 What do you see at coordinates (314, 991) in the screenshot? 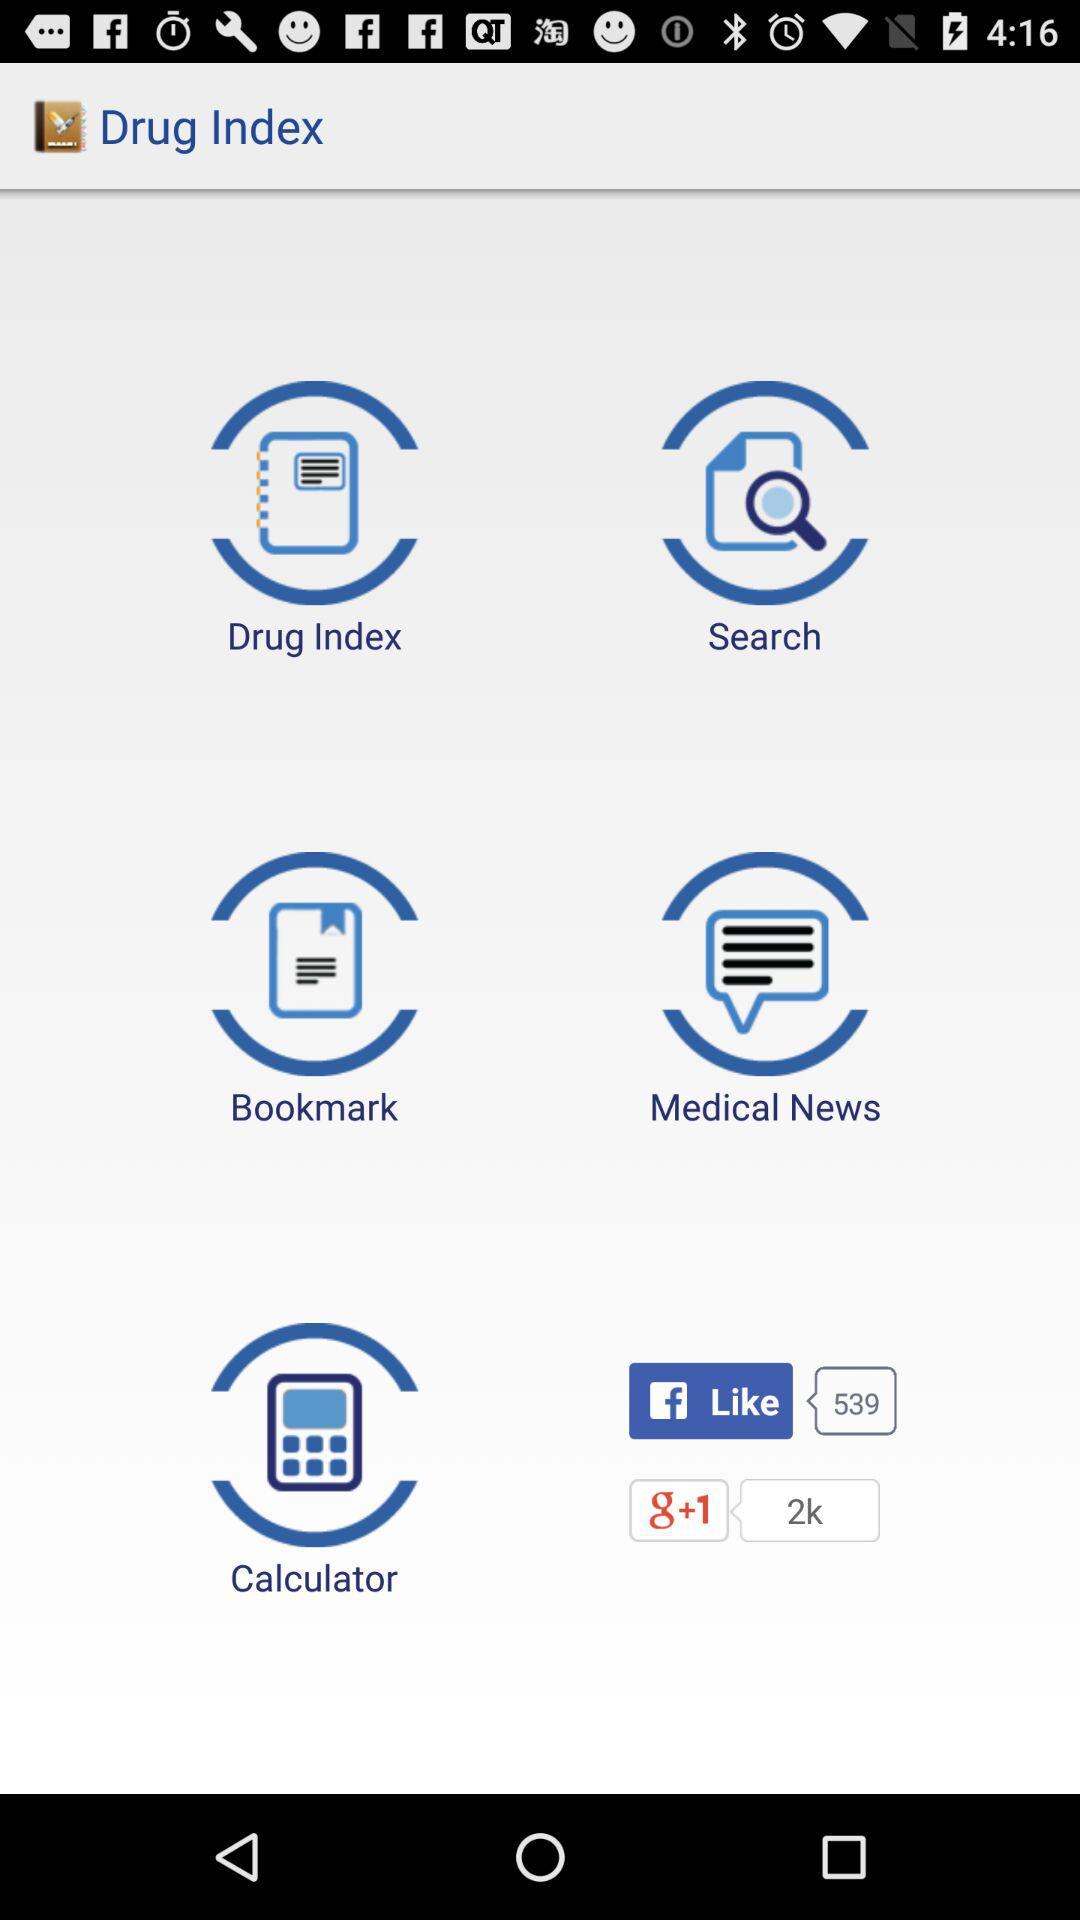
I see `the bookmark button` at bounding box center [314, 991].